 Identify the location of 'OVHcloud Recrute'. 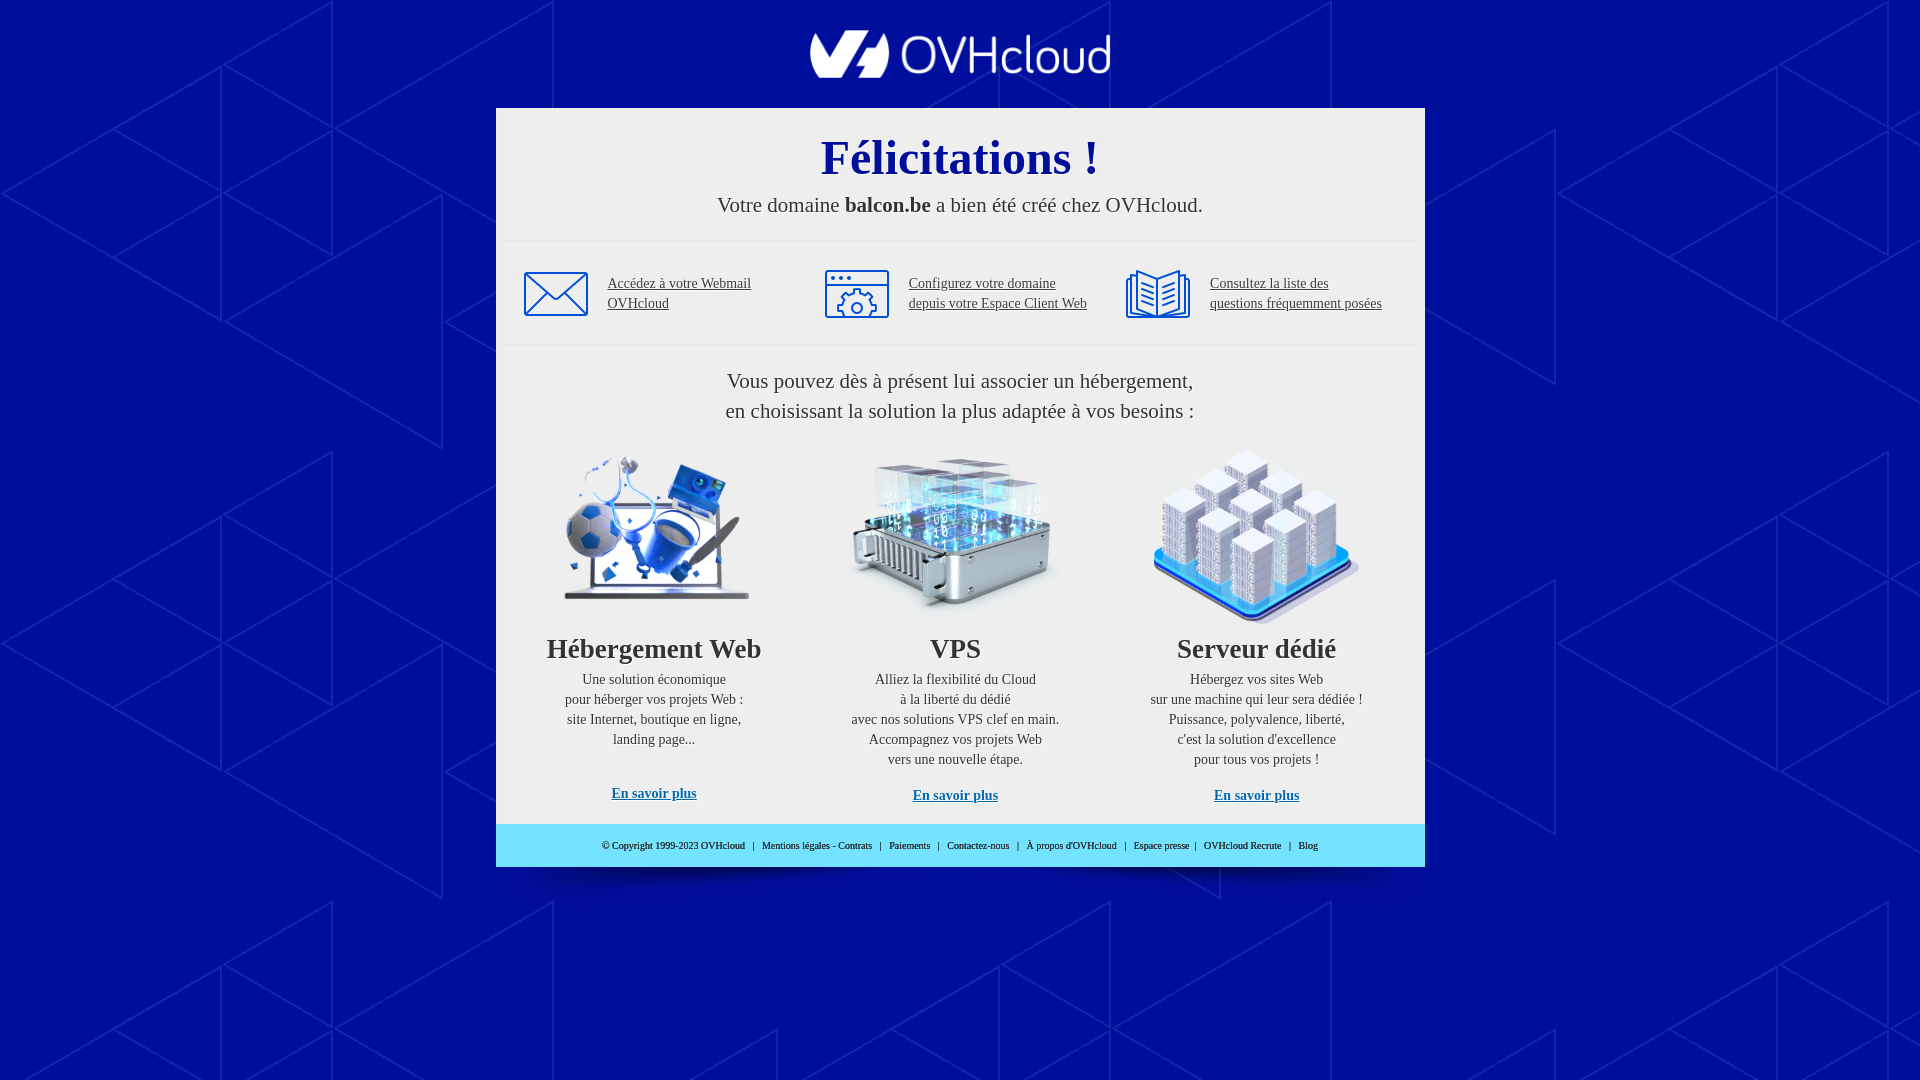
(1241, 845).